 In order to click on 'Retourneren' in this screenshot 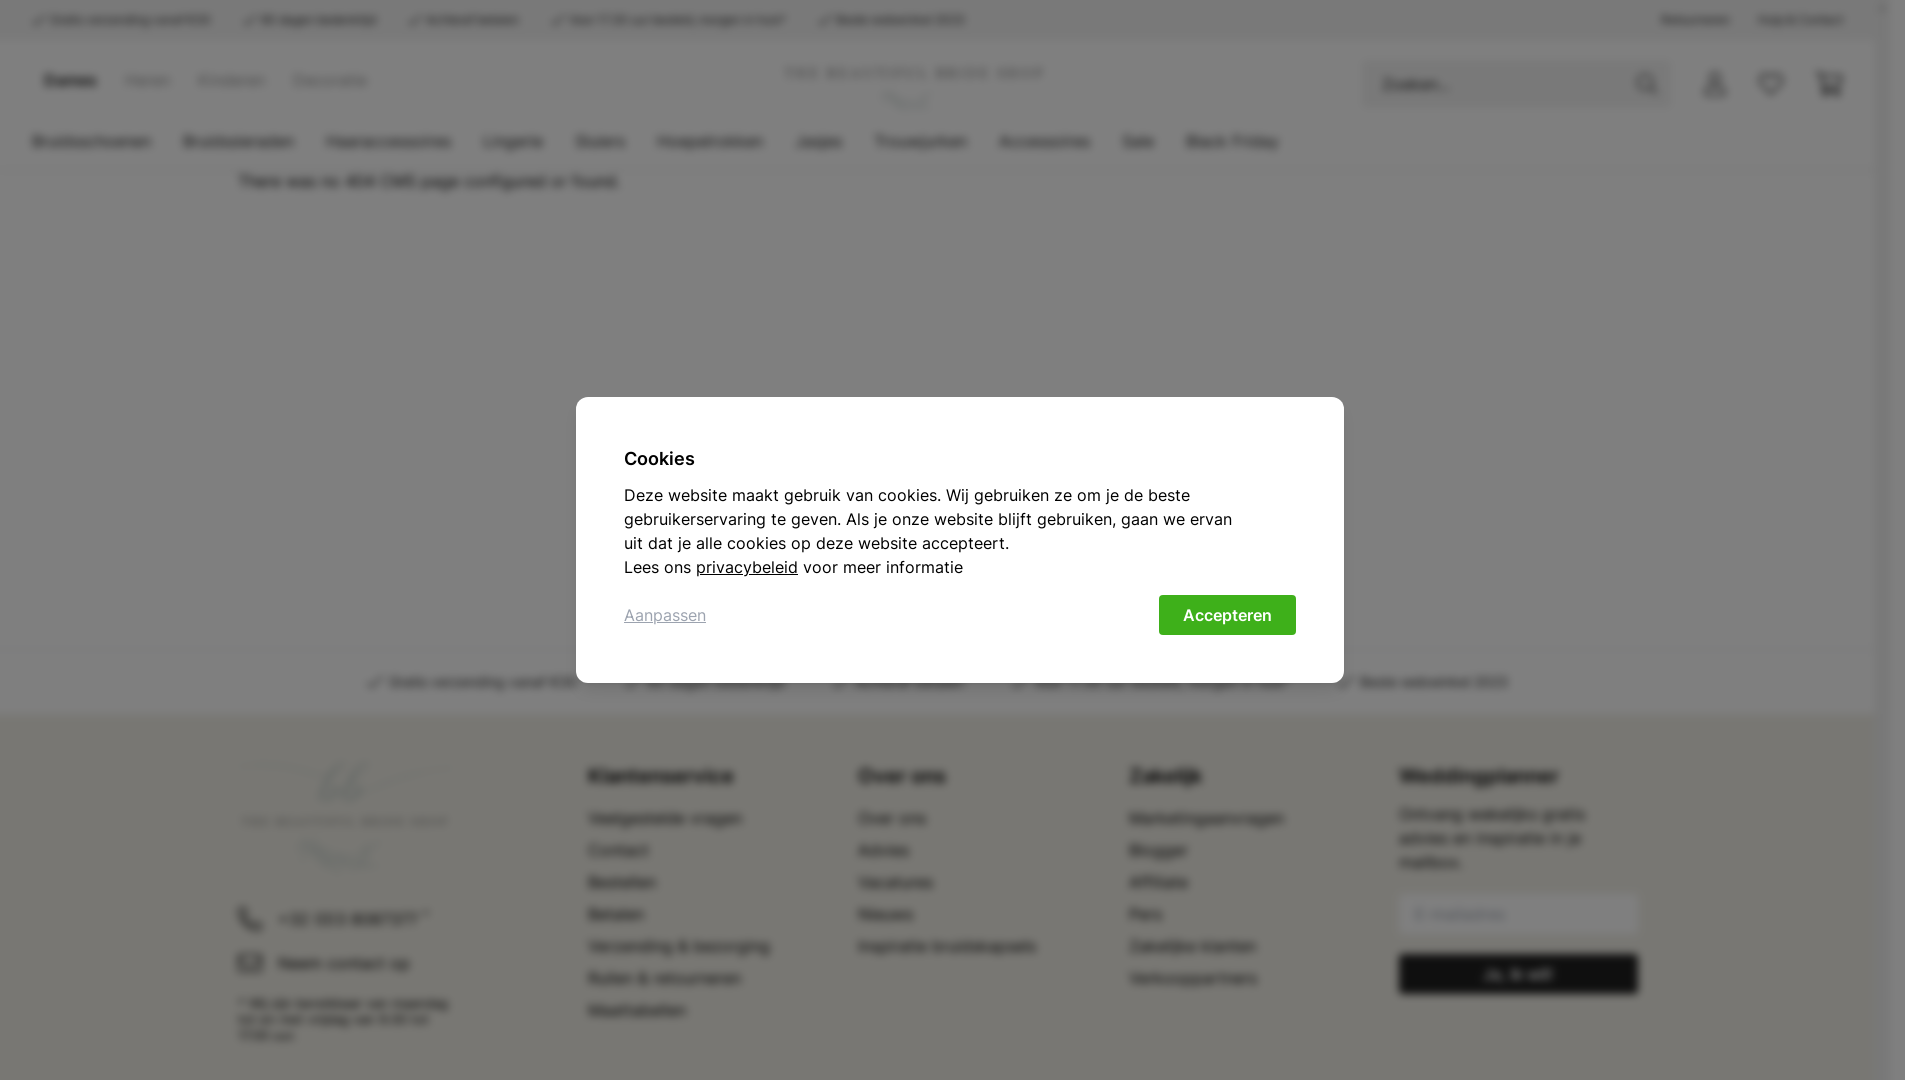, I will do `click(1694, 19)`.